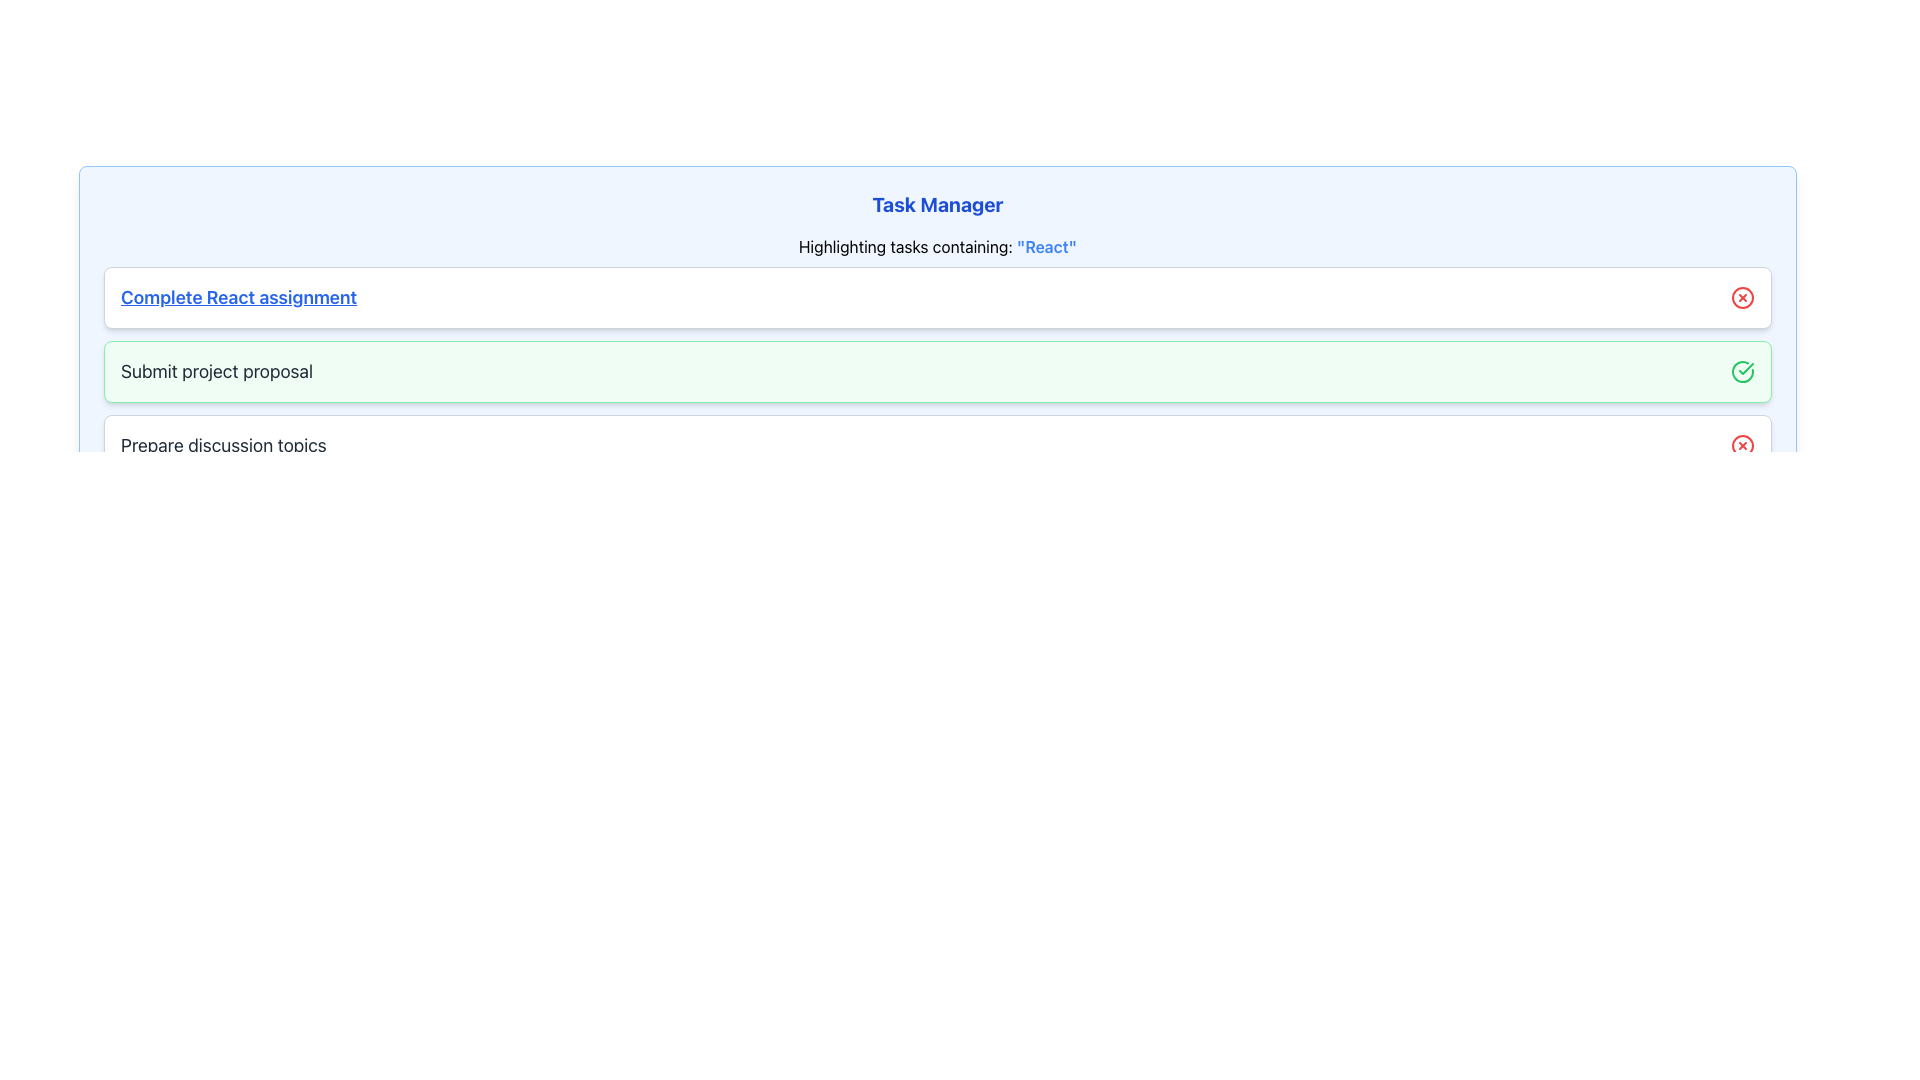  Describe the element at coordinates (239, 297) in the screenshot. I see `the text element representing the title or main content of the first task card in the Task Manager` at that location.